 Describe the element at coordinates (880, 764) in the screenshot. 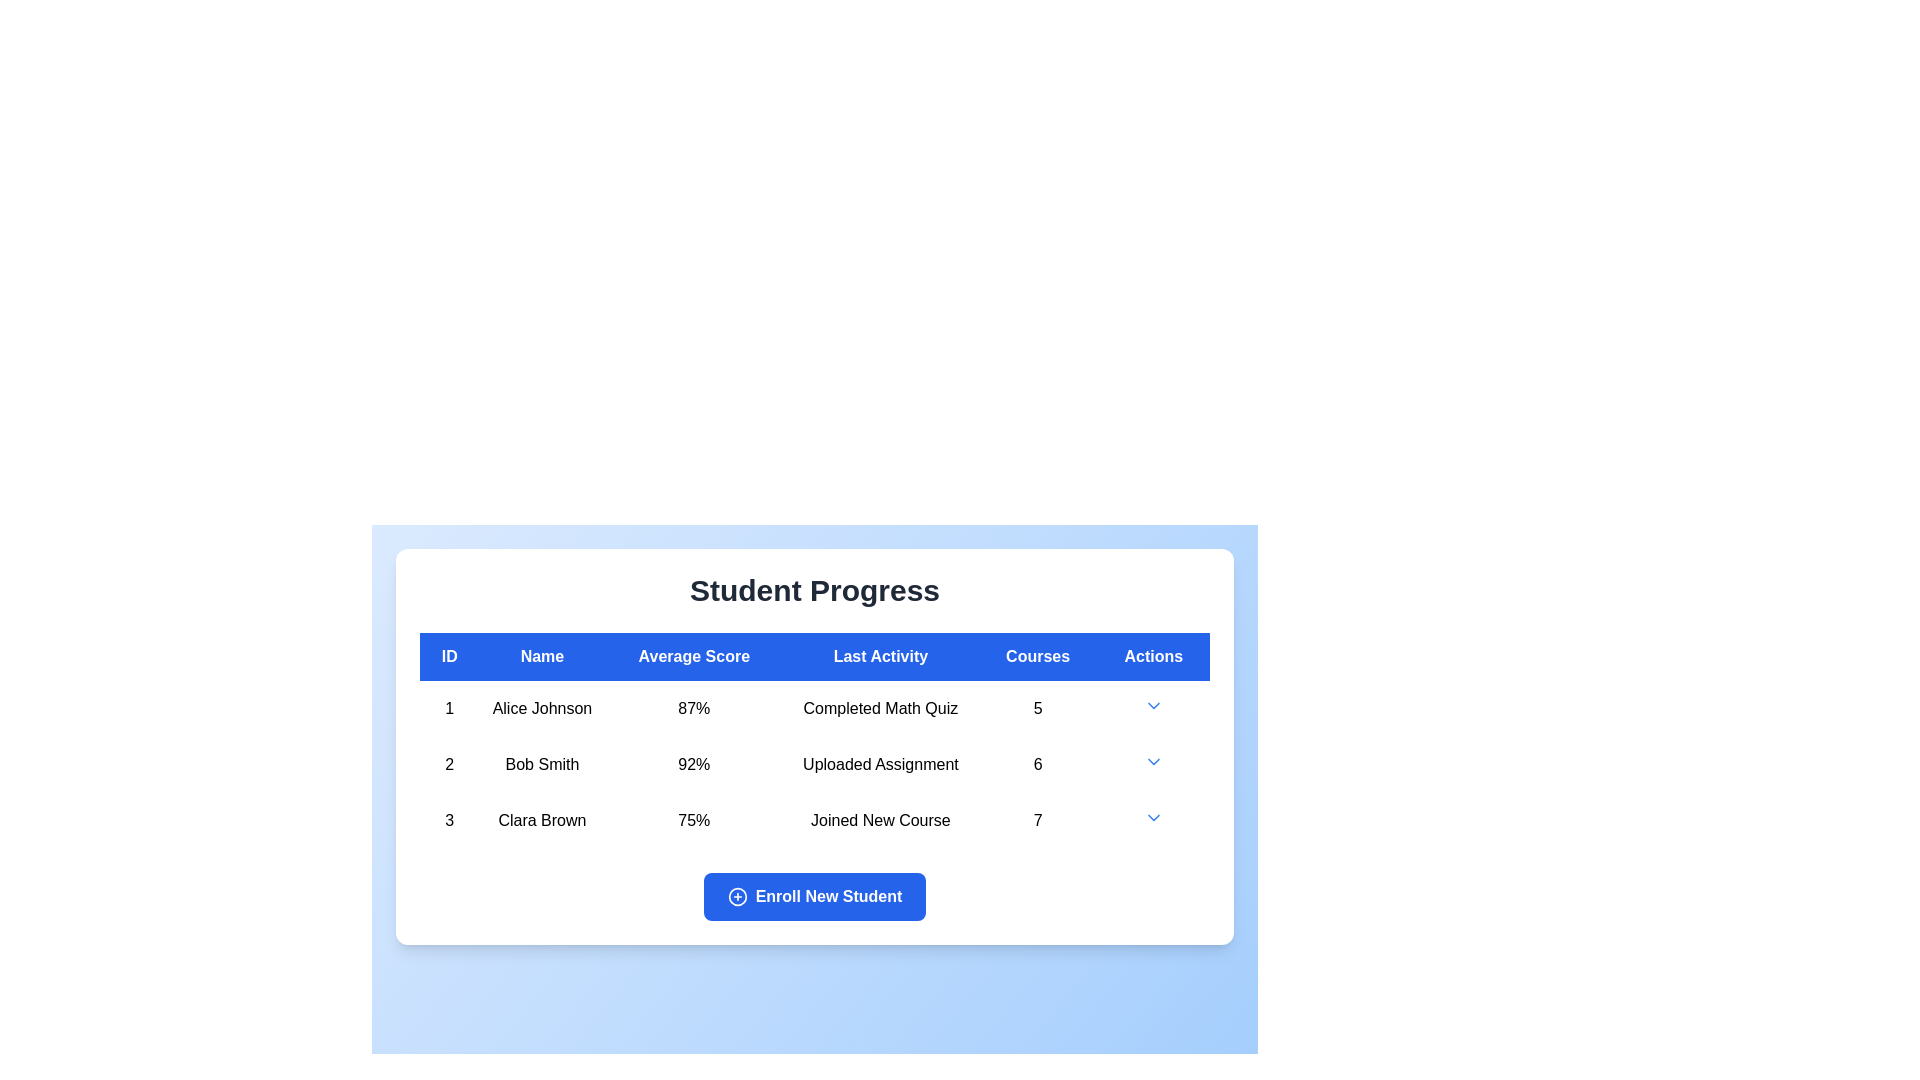

I see `the Text label in the 'Last Activity' column indicating the student's most recent activity, which states that the assignment was uploaded` at that location.